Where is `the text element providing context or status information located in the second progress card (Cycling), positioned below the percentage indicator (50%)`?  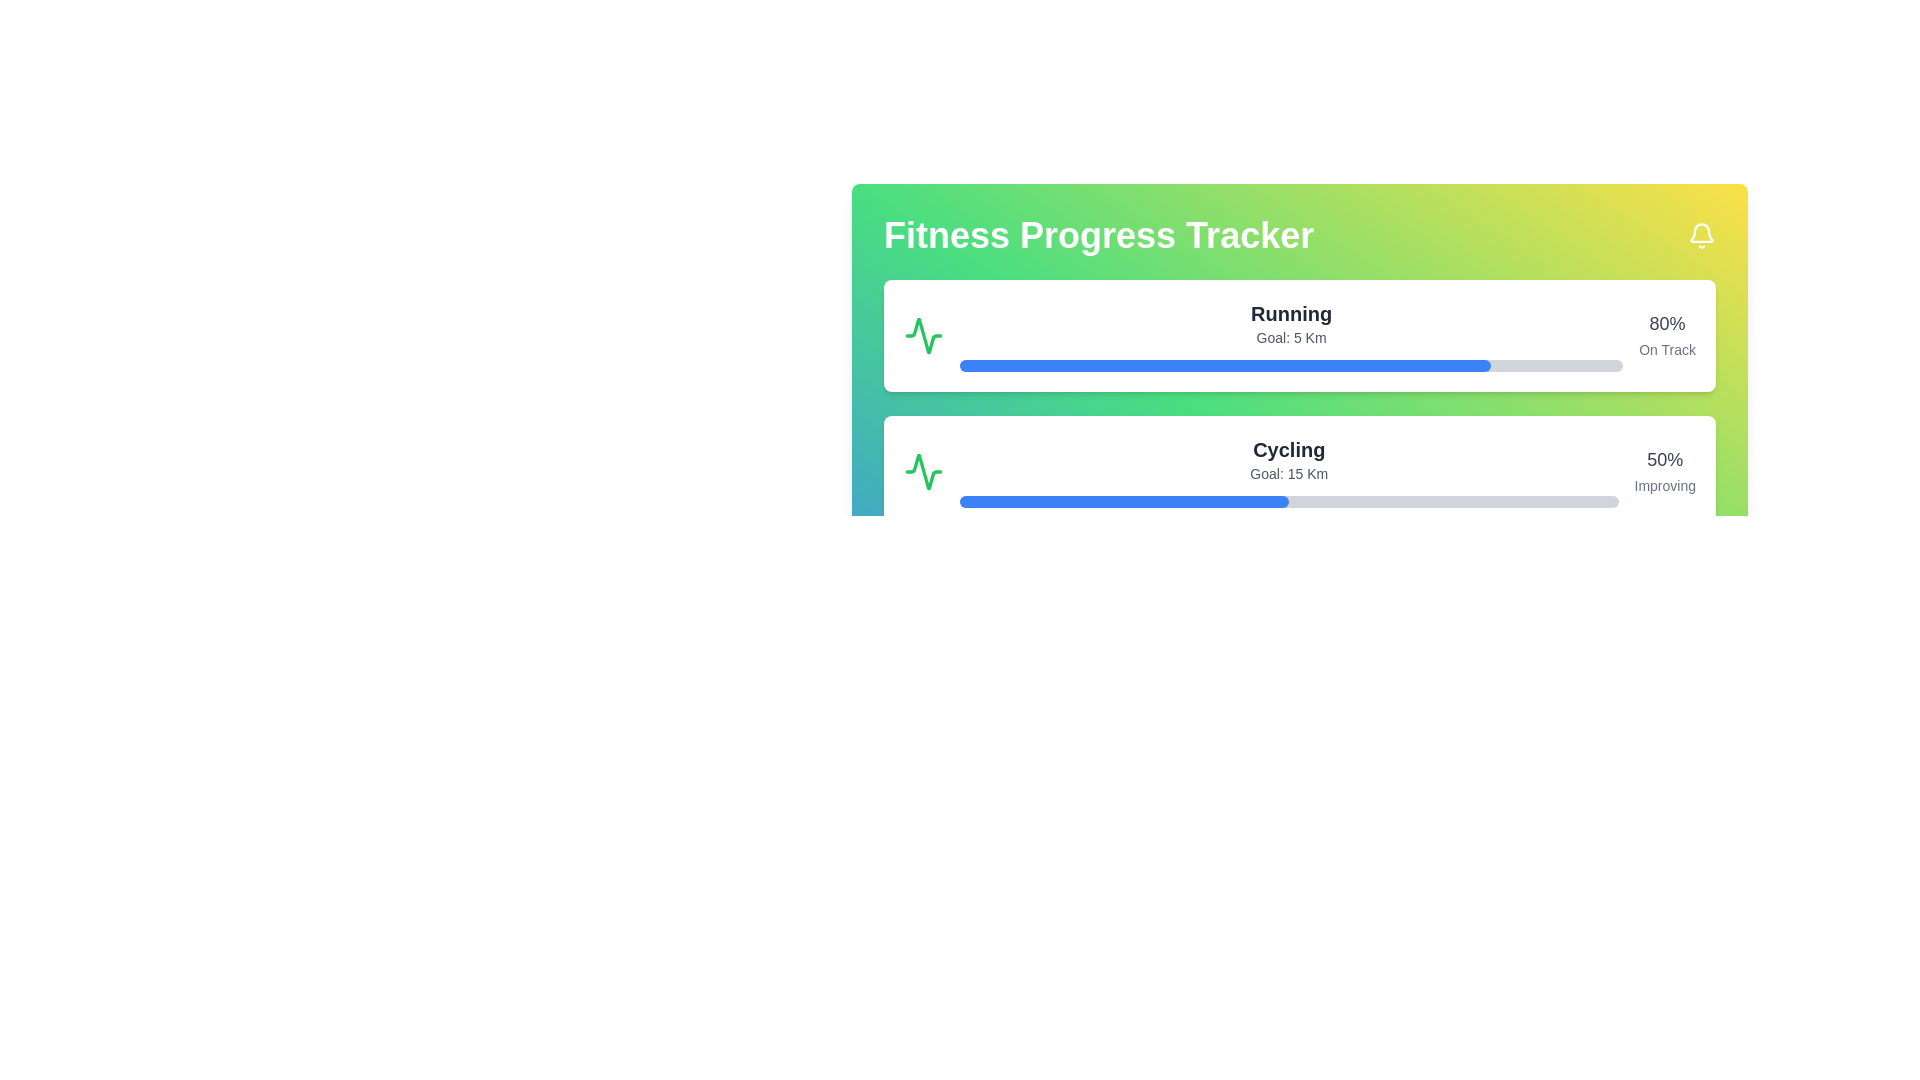
the text element providing context or status information located in the second progress card (Cycling), positioned below the percentage indicator (50%) is located at coordinates (1665, 486).